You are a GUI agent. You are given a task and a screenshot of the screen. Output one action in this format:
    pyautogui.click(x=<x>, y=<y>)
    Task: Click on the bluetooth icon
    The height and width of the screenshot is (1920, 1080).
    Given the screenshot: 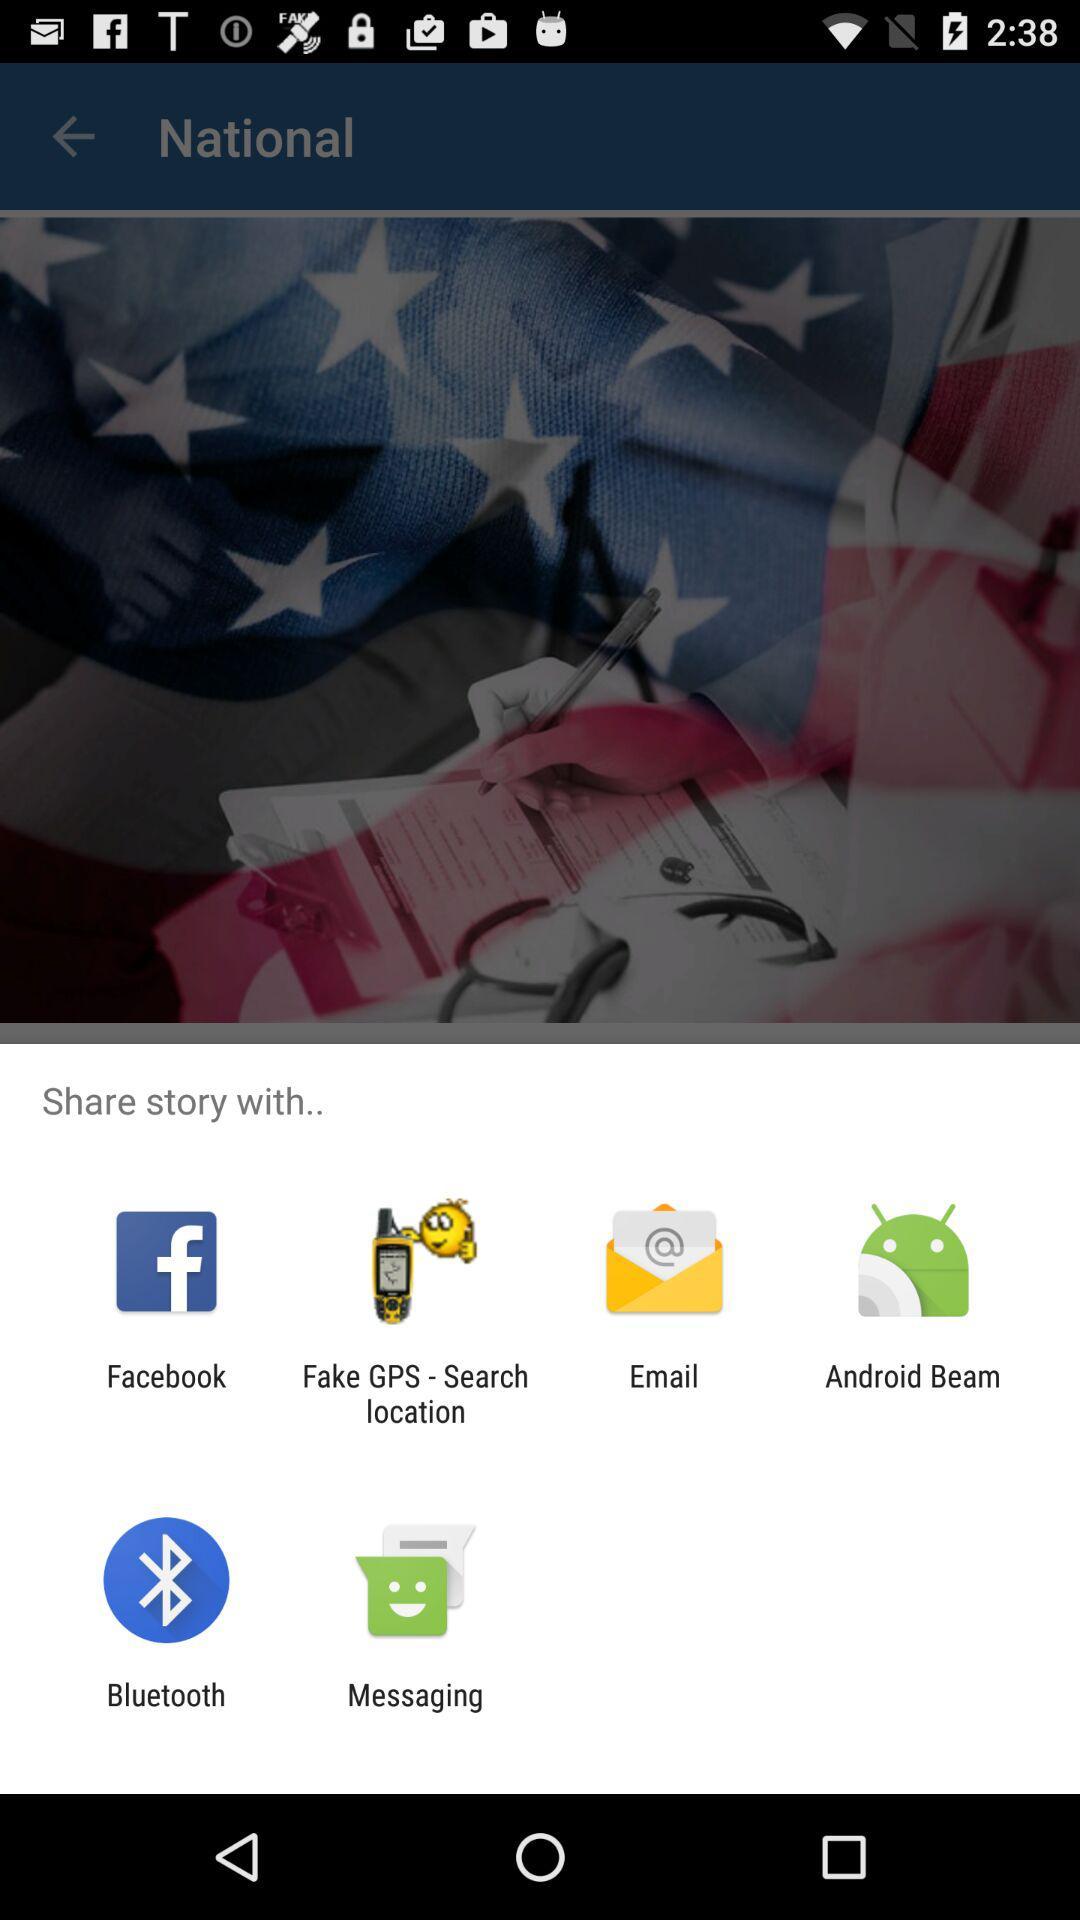 What is the action you would take?
    pyautogui.click(x=165, y=1711)
    